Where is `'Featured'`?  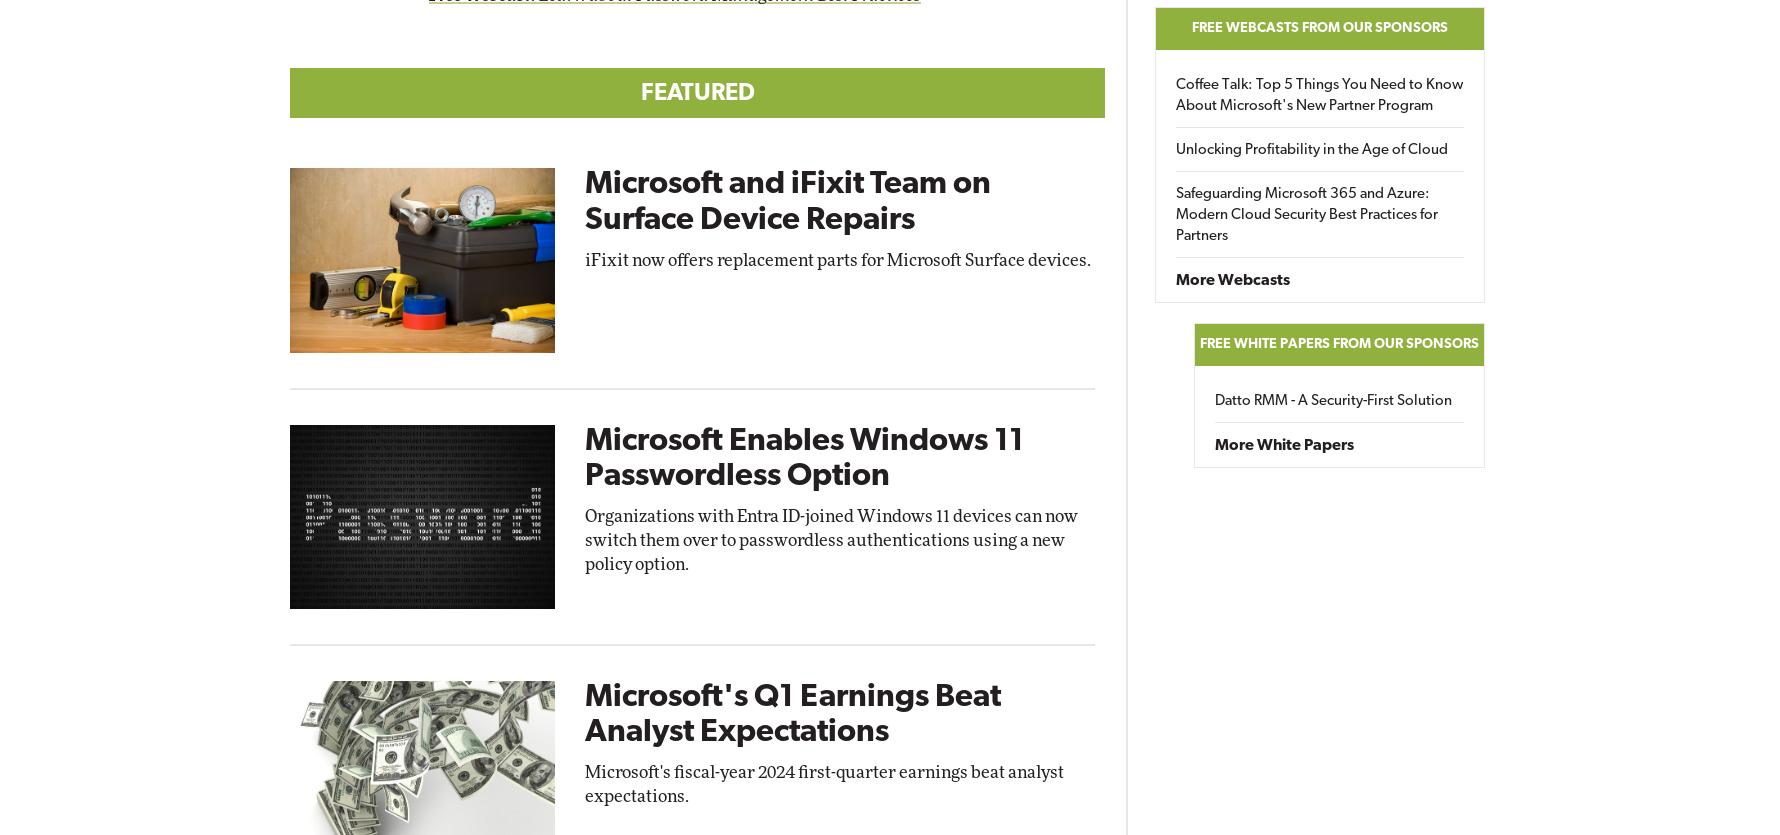 'Featured' is located at coordinates (696, 92).